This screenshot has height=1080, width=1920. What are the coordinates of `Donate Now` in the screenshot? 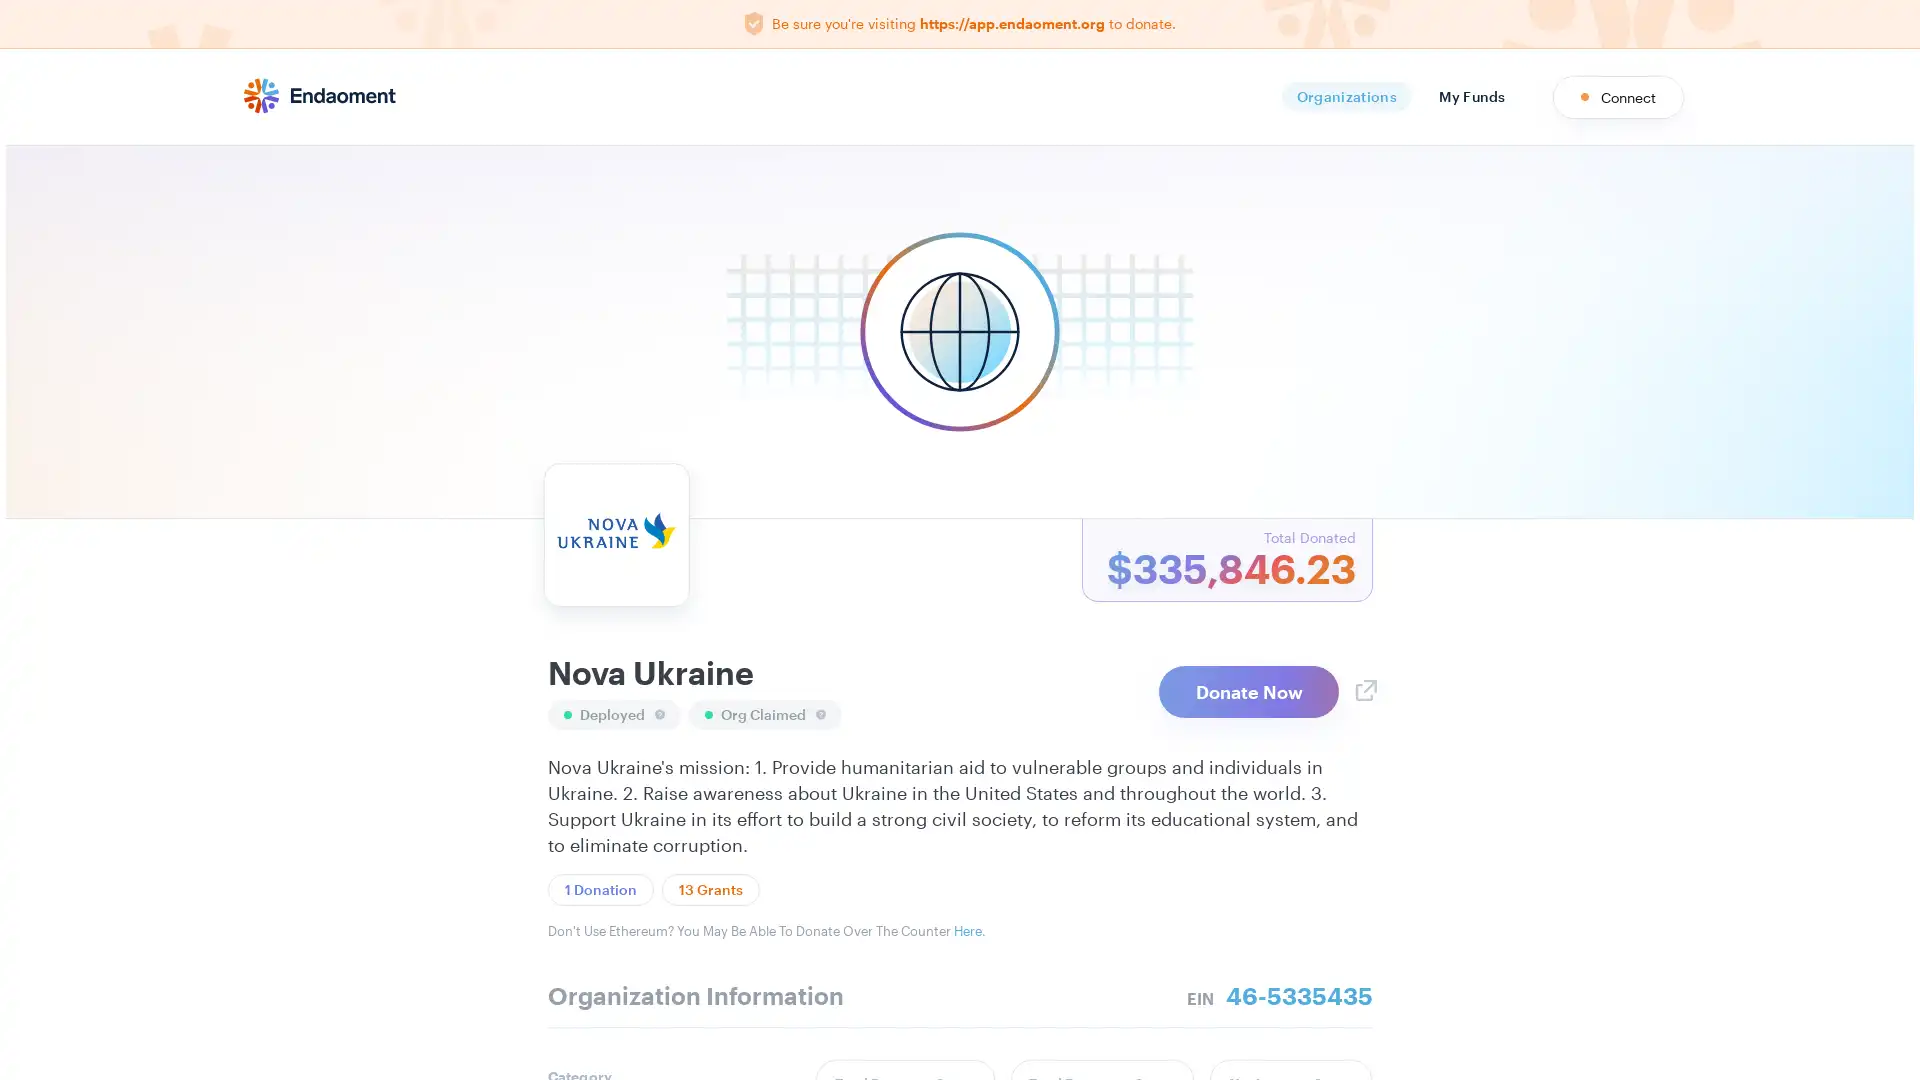 It's located at (1247, 690).